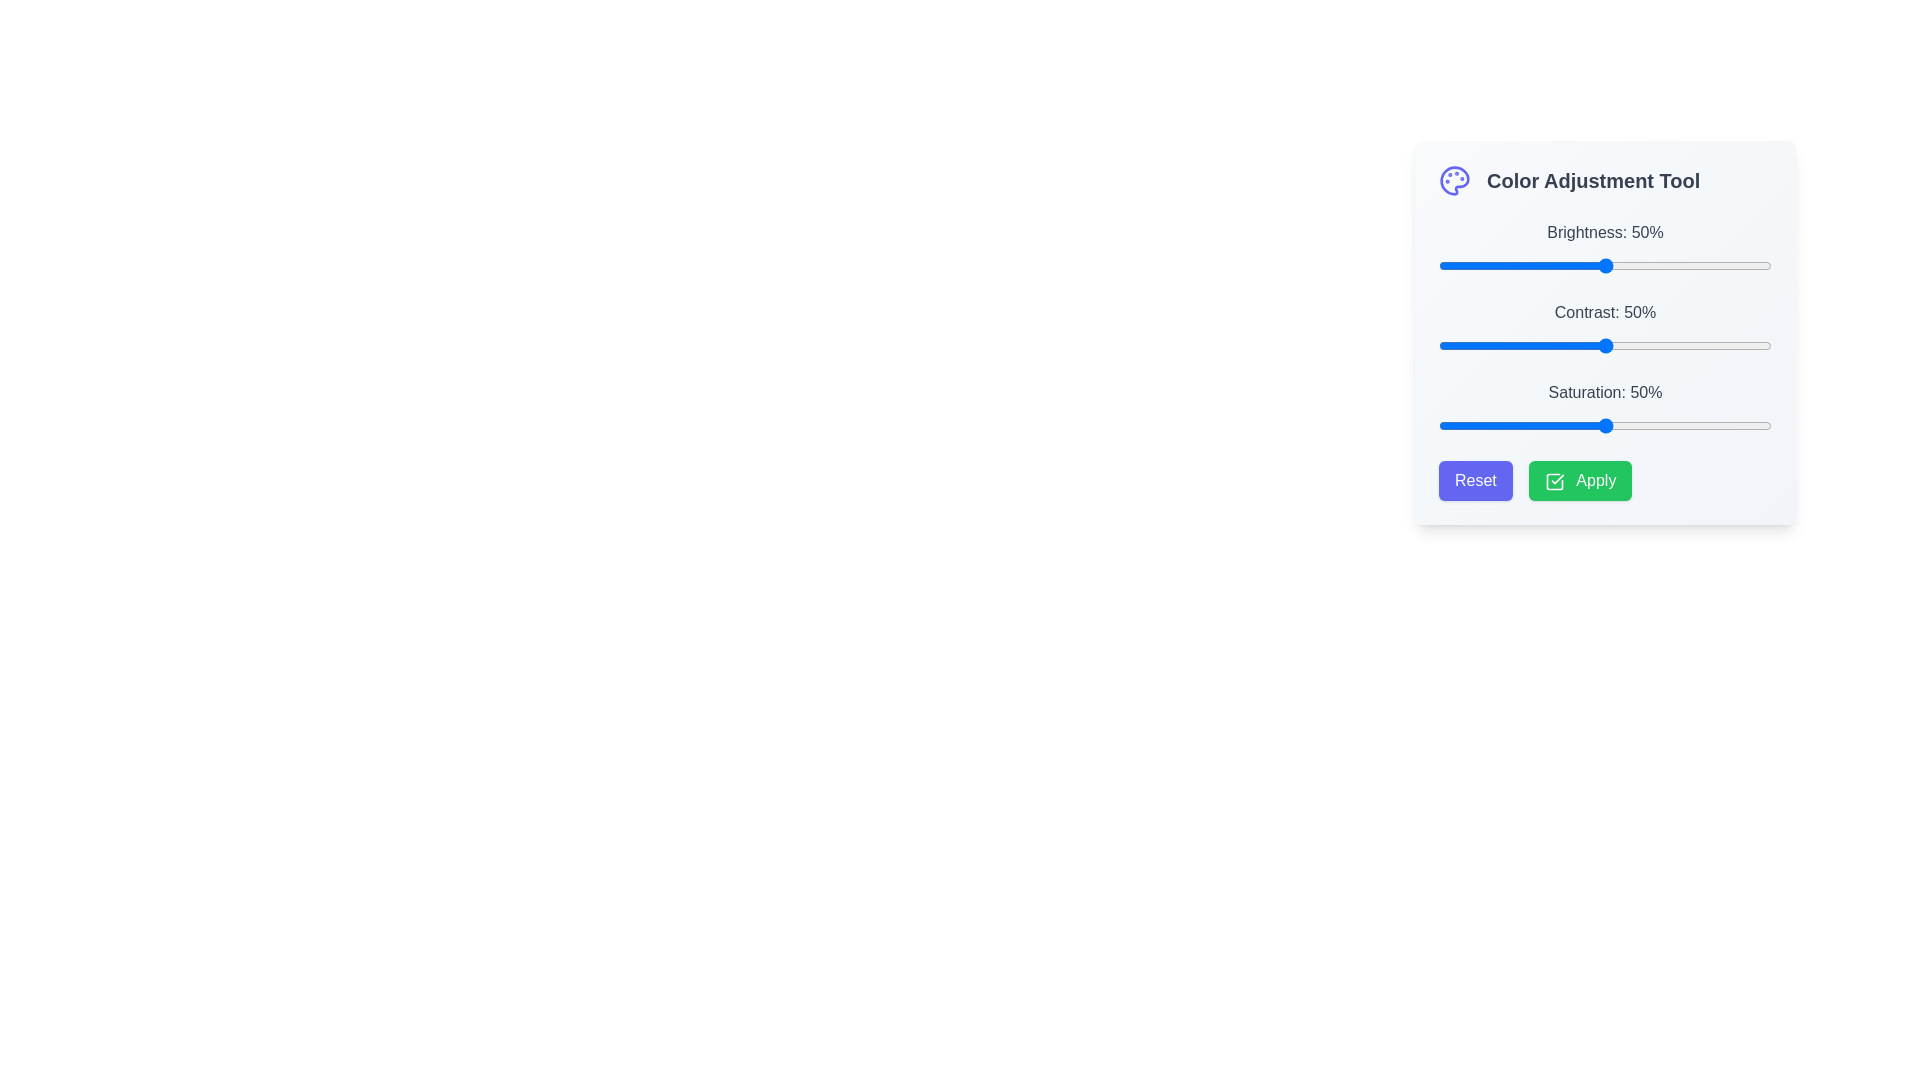 This screenshot has width=1920, height=1080. Describe the element at coordinates (1625, 424) in the screenshot. I see `the slider` at that location.